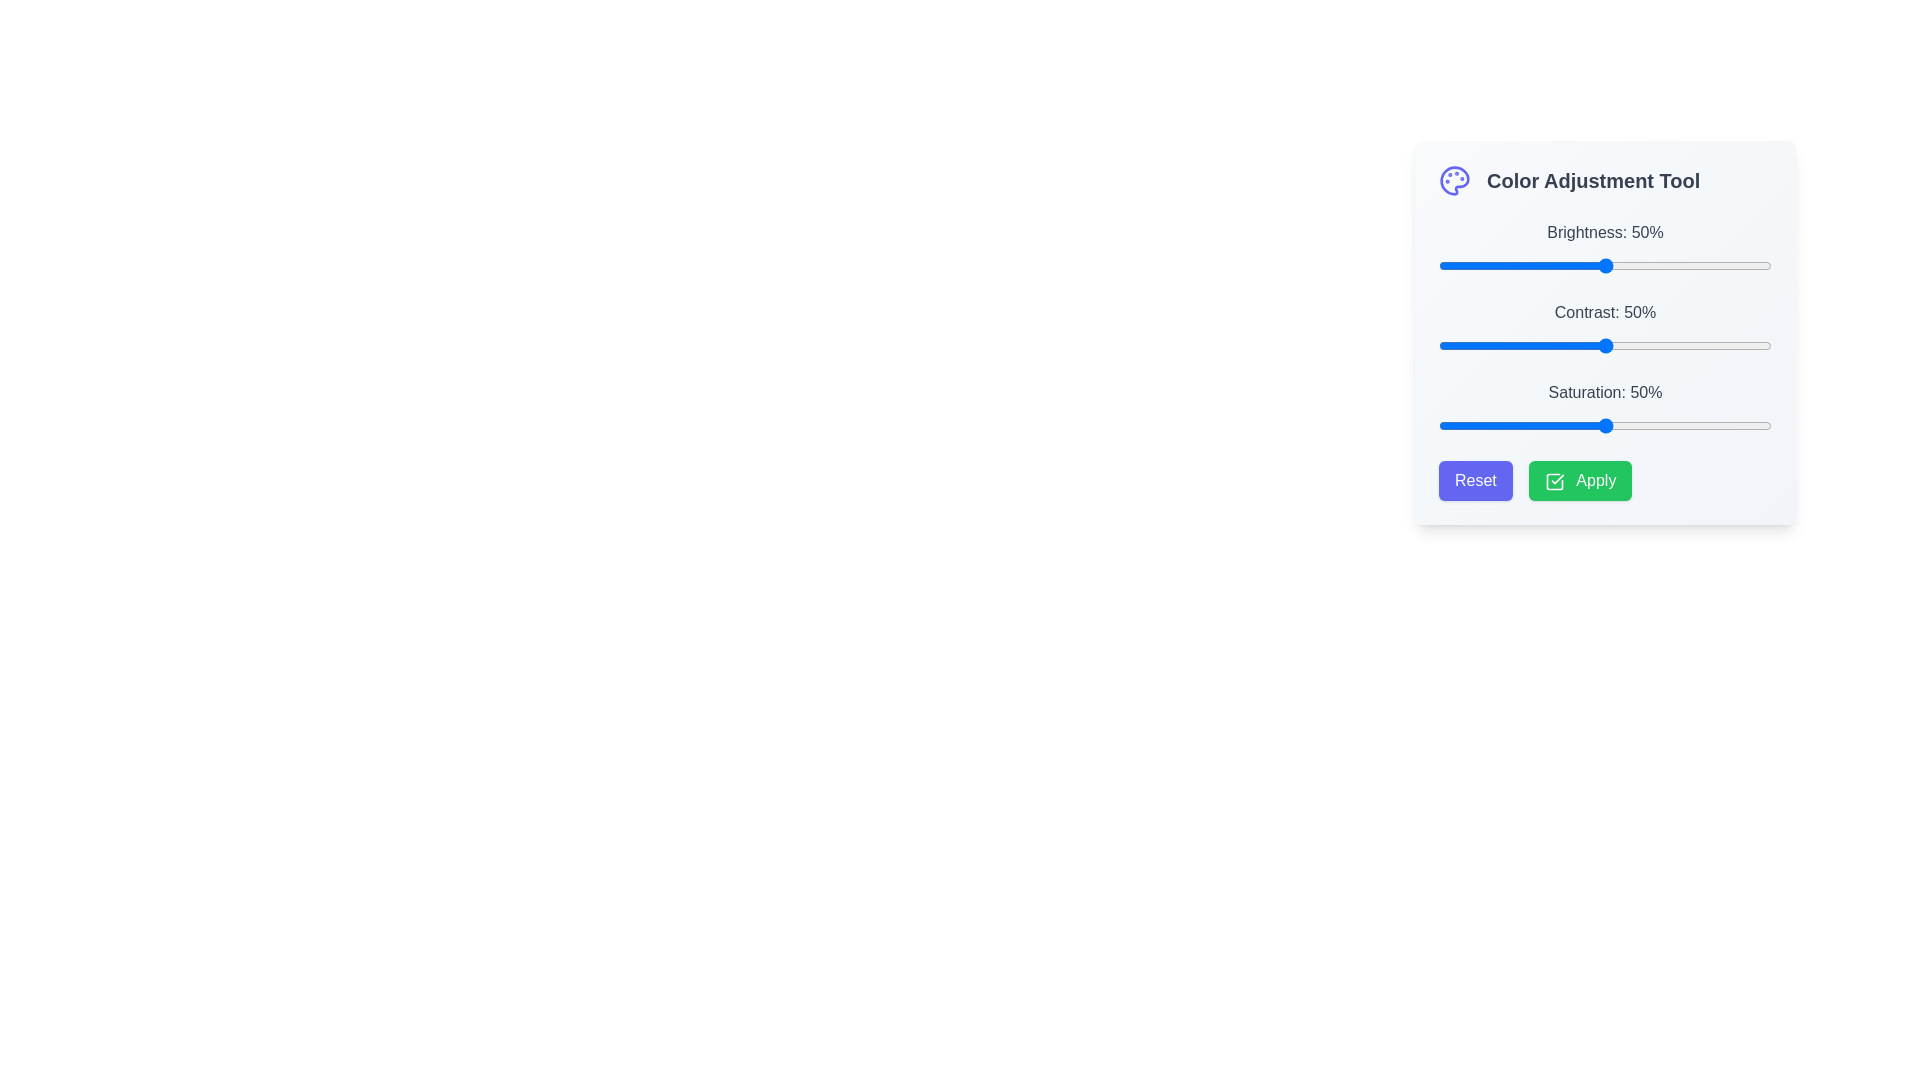 This screenshot has width=1920, height=1080. Describe the element at coordinates (1625, 424) in the screenshot. I see `the slider` at that location.